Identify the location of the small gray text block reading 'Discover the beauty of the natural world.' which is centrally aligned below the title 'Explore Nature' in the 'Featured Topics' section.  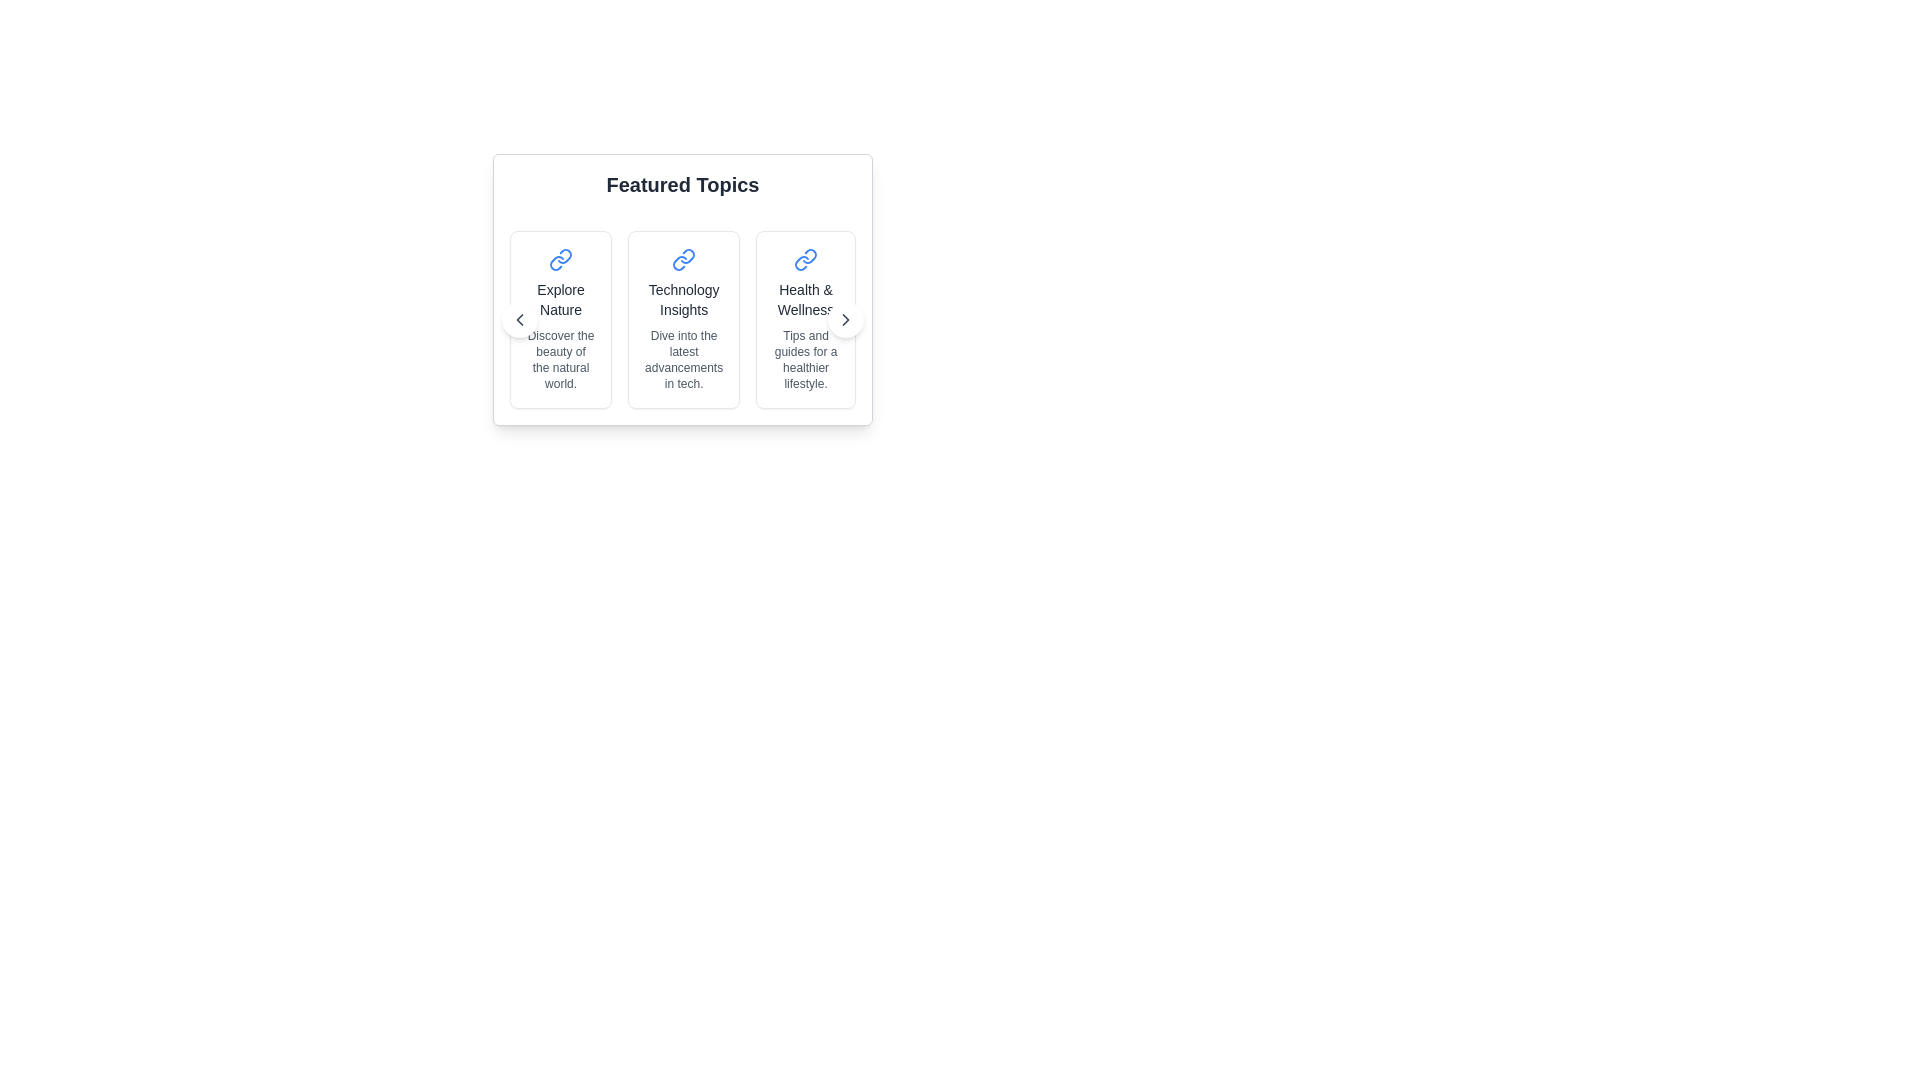
(560, 358).